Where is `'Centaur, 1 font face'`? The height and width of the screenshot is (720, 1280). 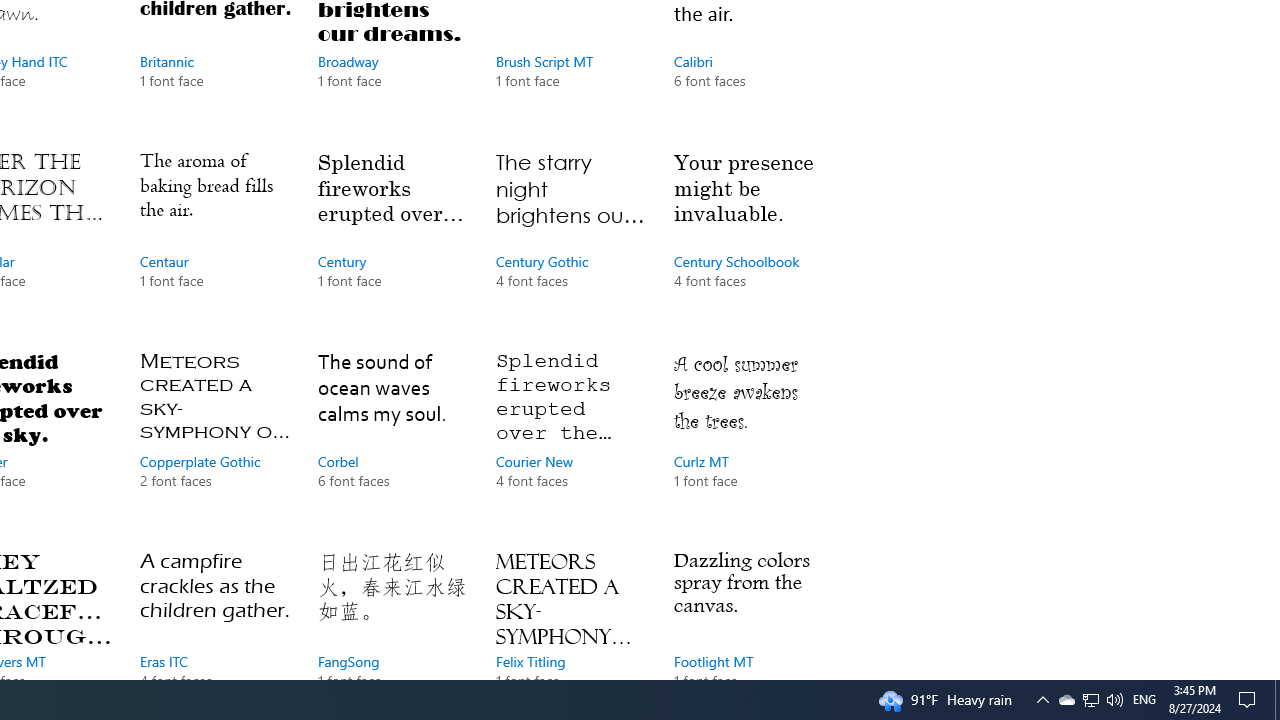
'Centaur, 1 font face' is located at coordinates (215, 238).